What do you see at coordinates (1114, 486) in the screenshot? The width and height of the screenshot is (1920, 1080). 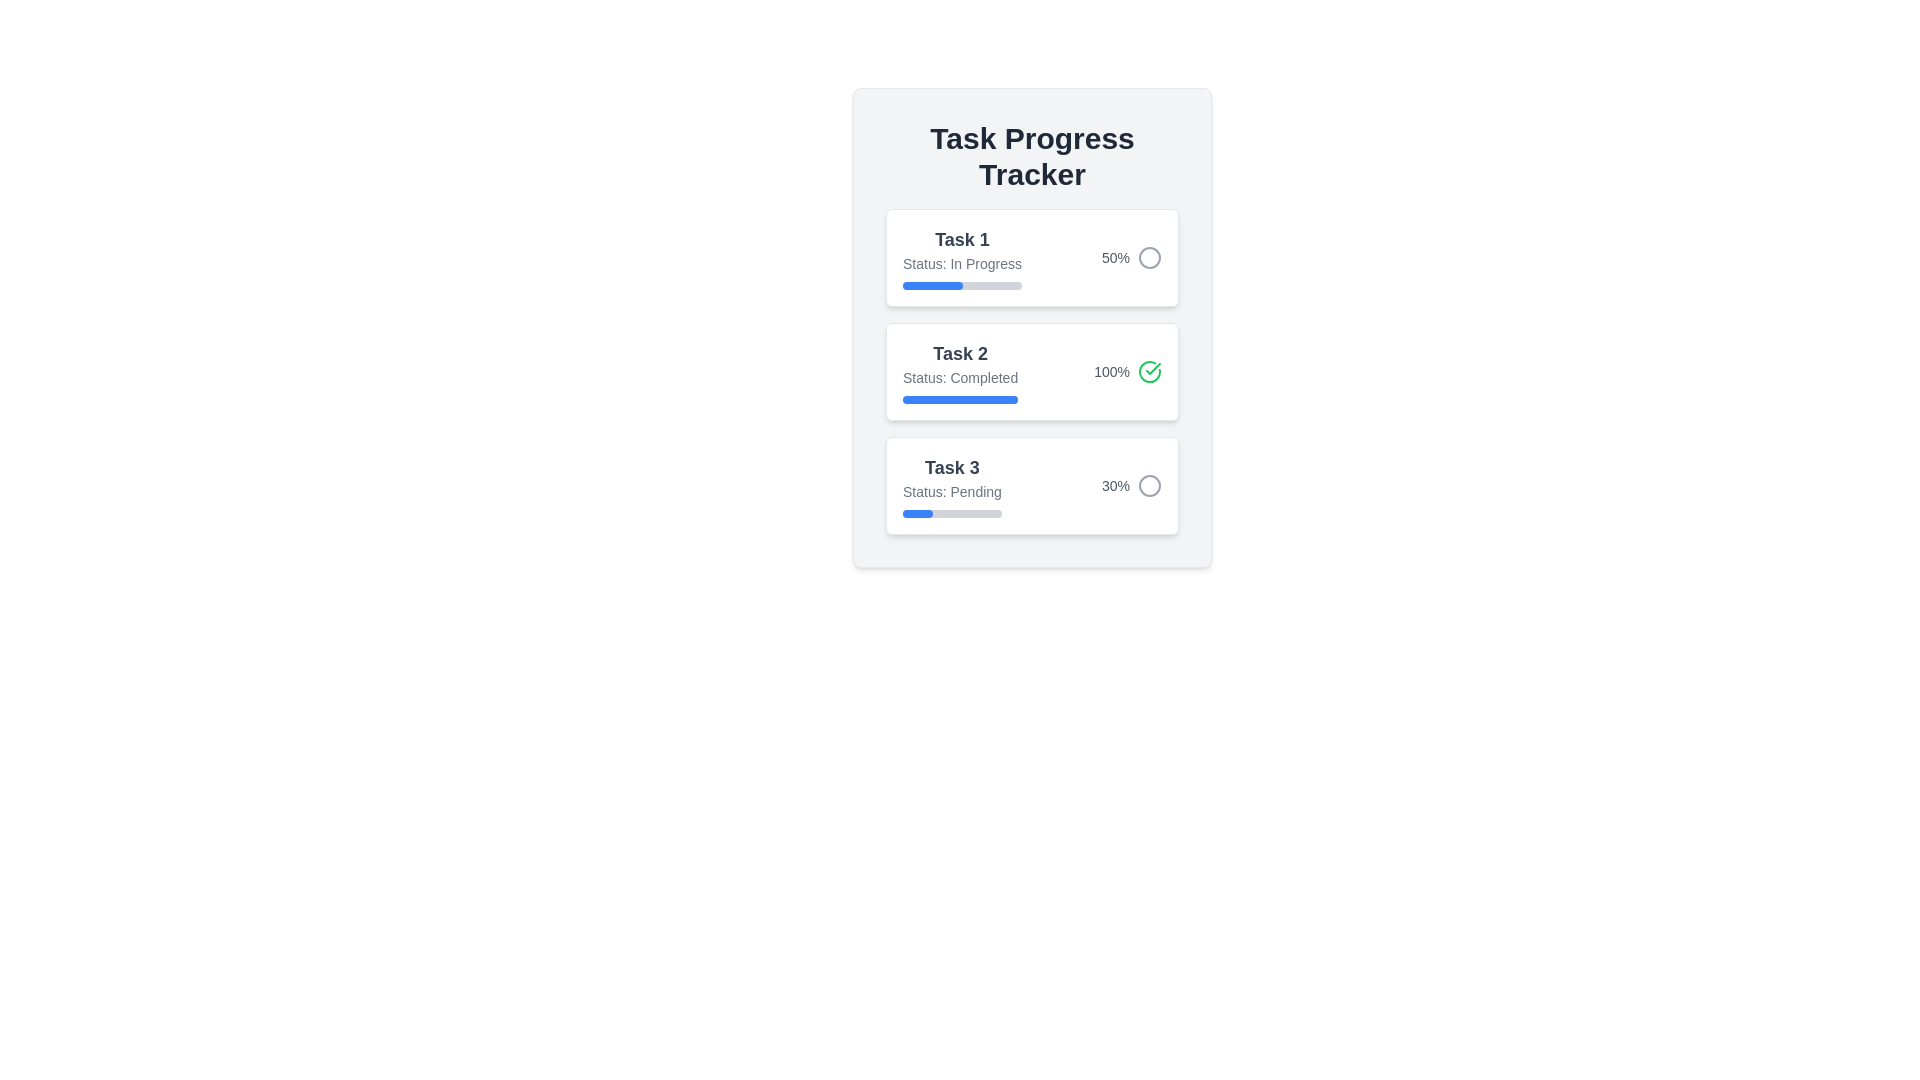 I see `the text label displaying '30%' which is located adjacent to a circular icon in the third task card labeled 'Task 3: Status: Pending'` at bounding box center [1114, 486].